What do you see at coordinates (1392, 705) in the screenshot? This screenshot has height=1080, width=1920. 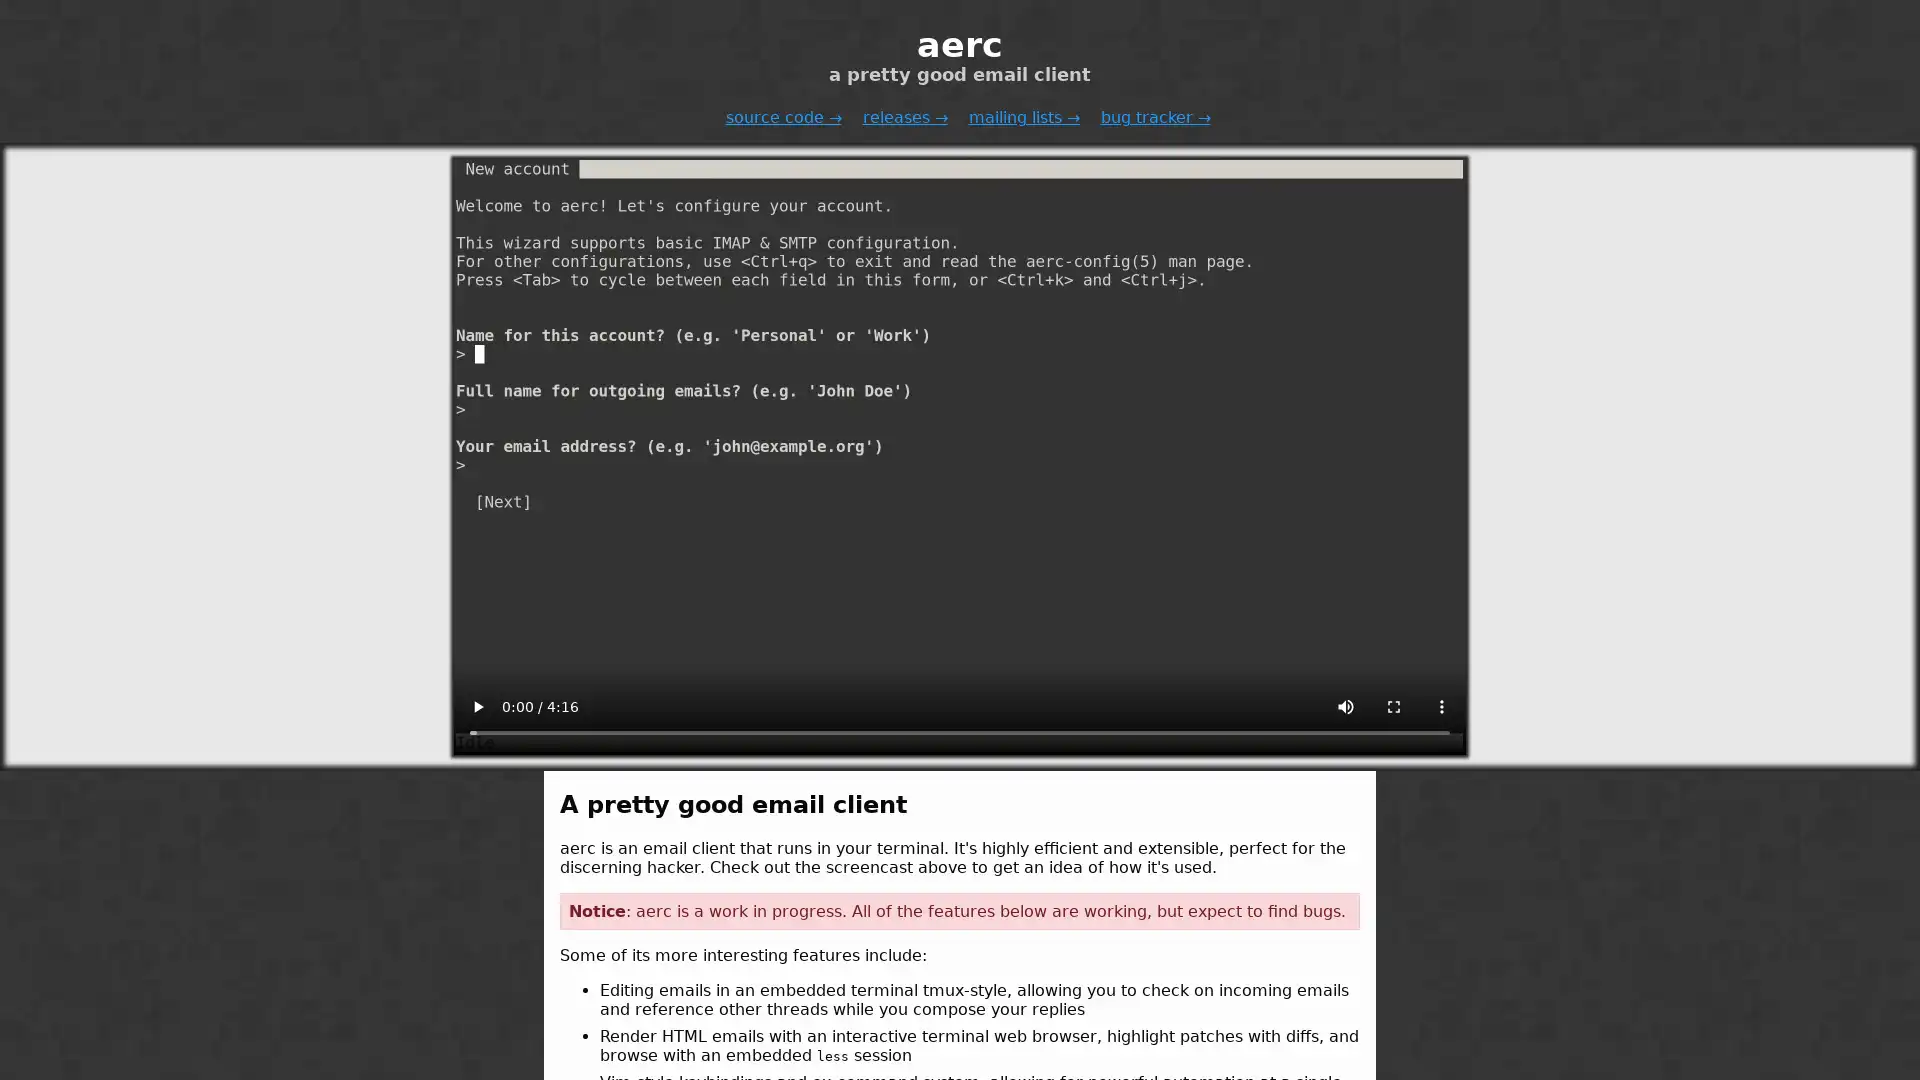 I see `enter full screen` at bounding box center [1392, 705].